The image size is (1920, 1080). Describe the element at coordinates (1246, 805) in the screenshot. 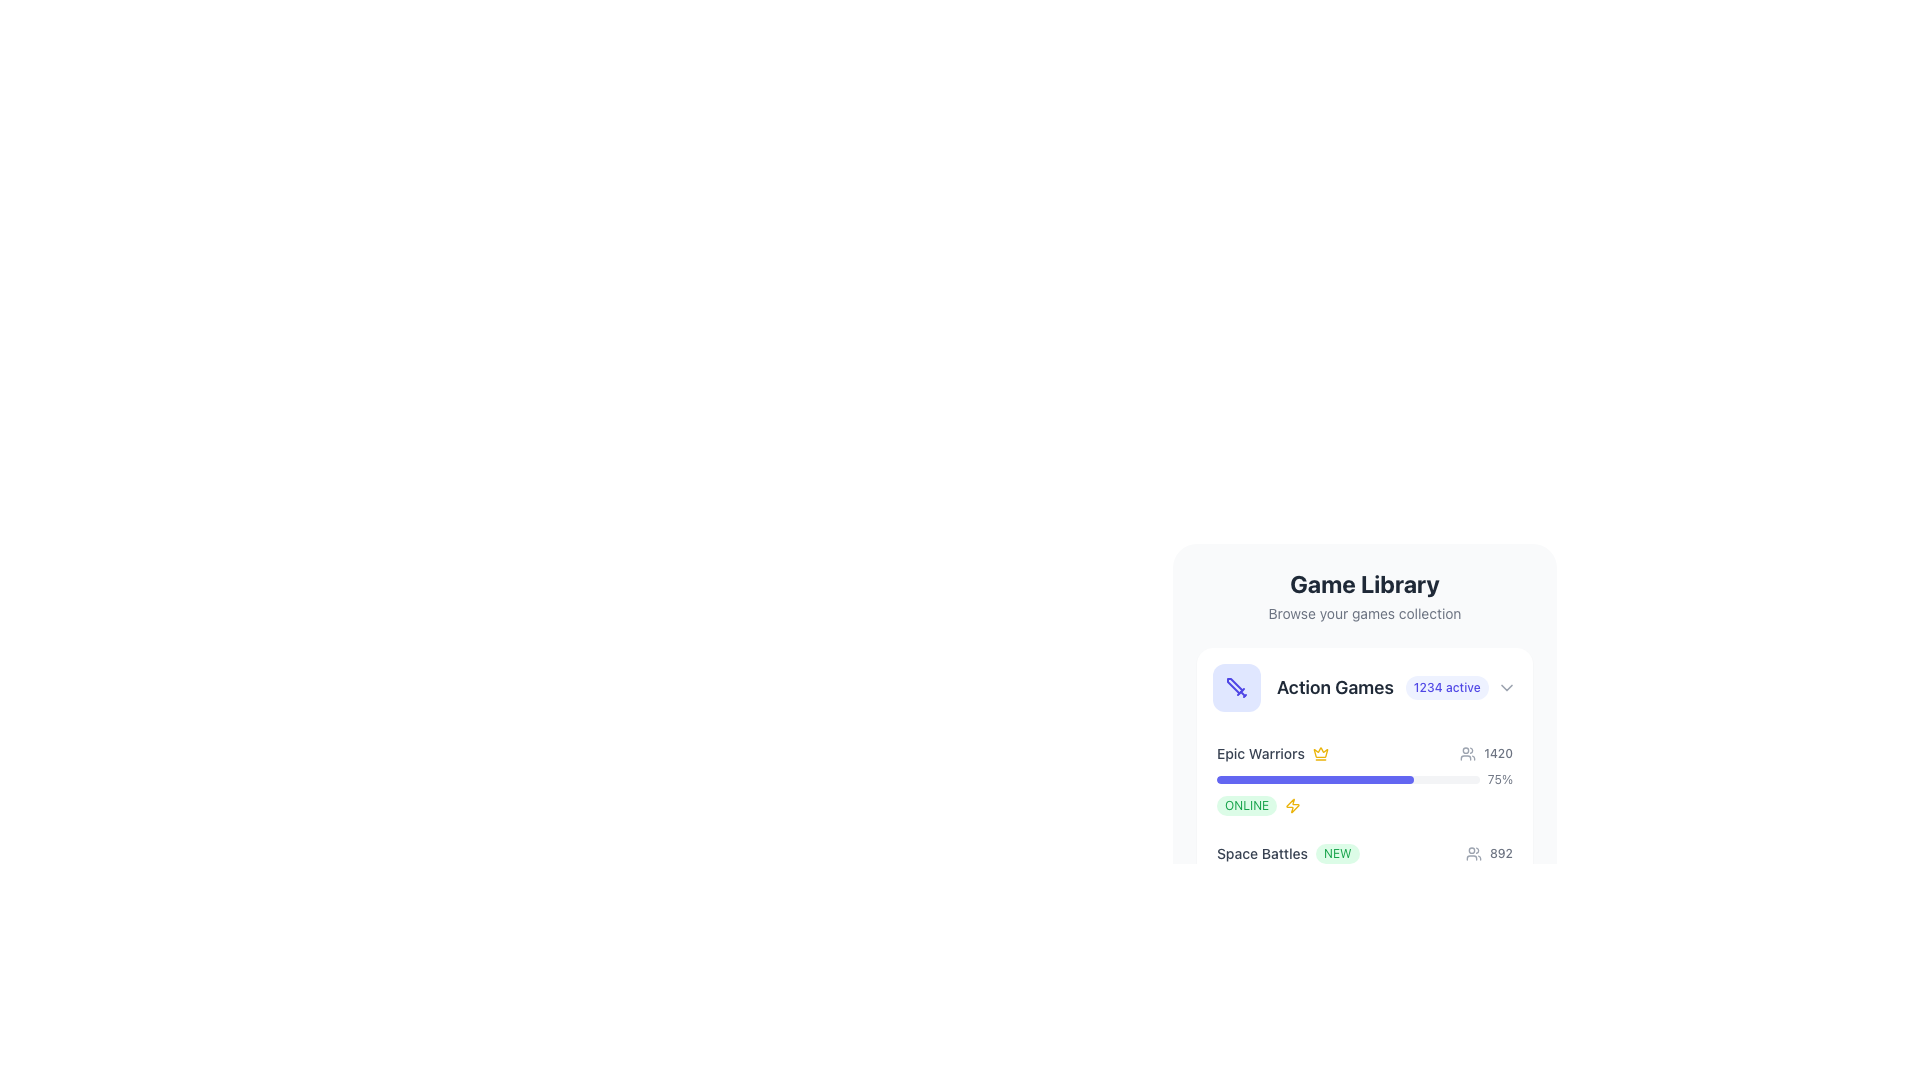

I see `the 'ONLINE' status badge, which is a small badge with a green font on a light green background, located within the 'Game Library' section under the 'Epic Warriors' game row` at that location.